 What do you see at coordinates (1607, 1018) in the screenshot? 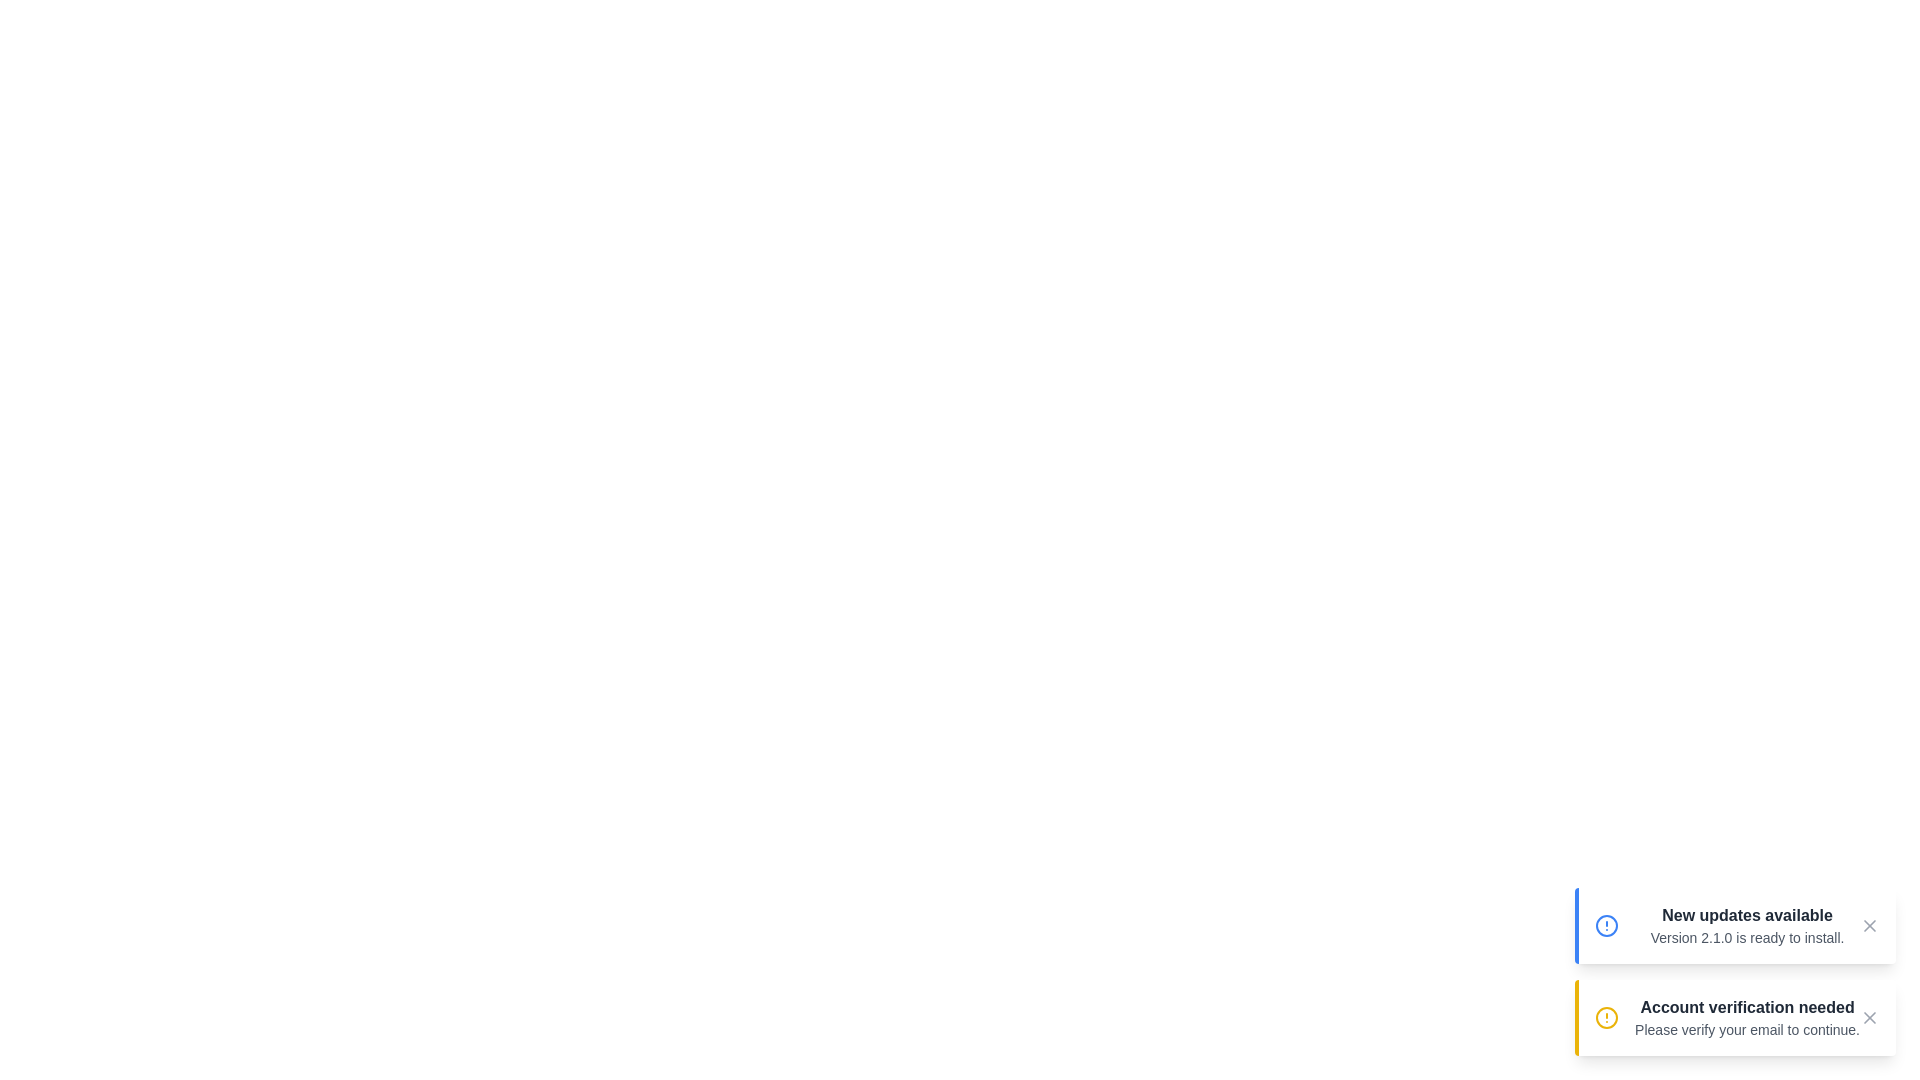
I see `the notification icon corresponding to warning` at bounding box center [1607, 1018].